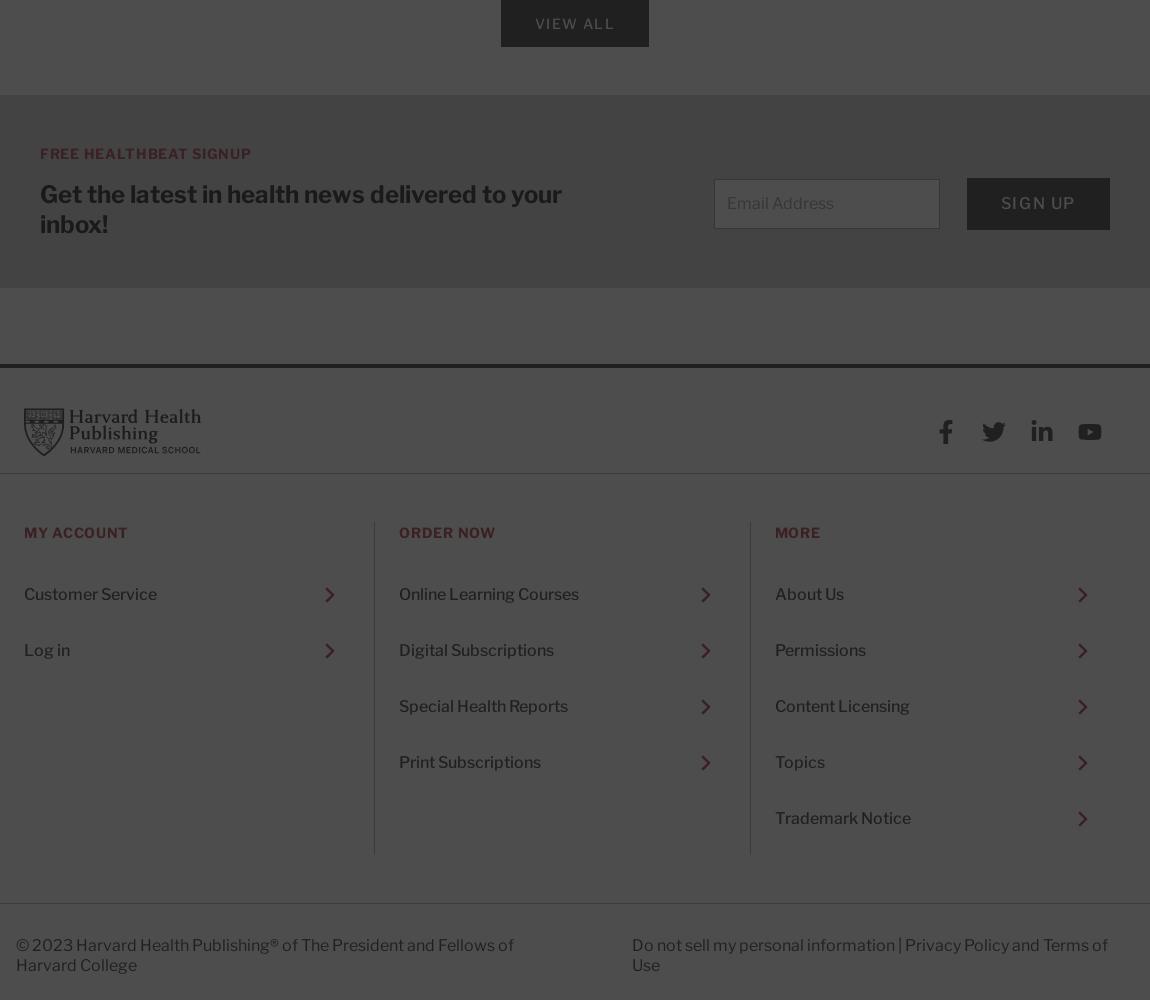  I want to click on 'Customer Service', so click(89, 593).